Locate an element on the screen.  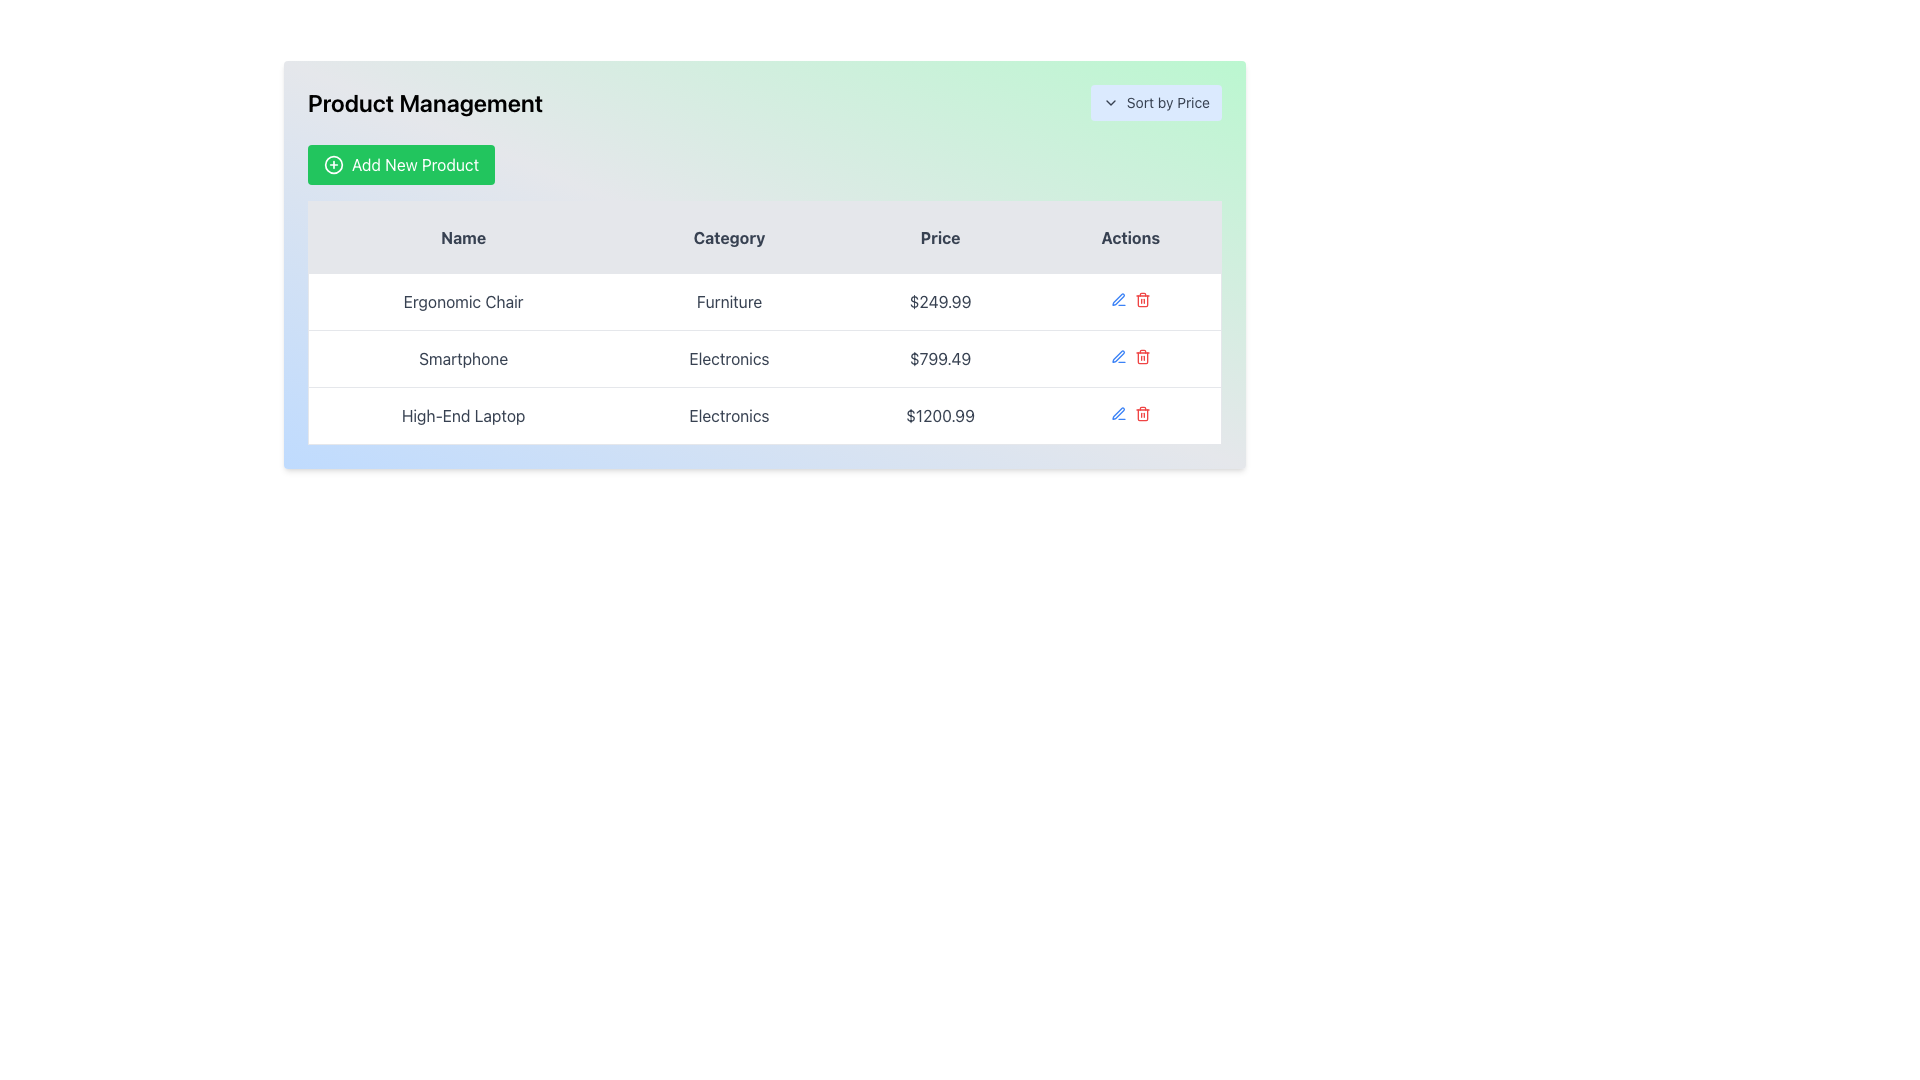
the static text label displaying the price '$1200.99' in the 'Price' column of the last row corresponding to 'High-End Laptop' is located at coordinates (939, 415).